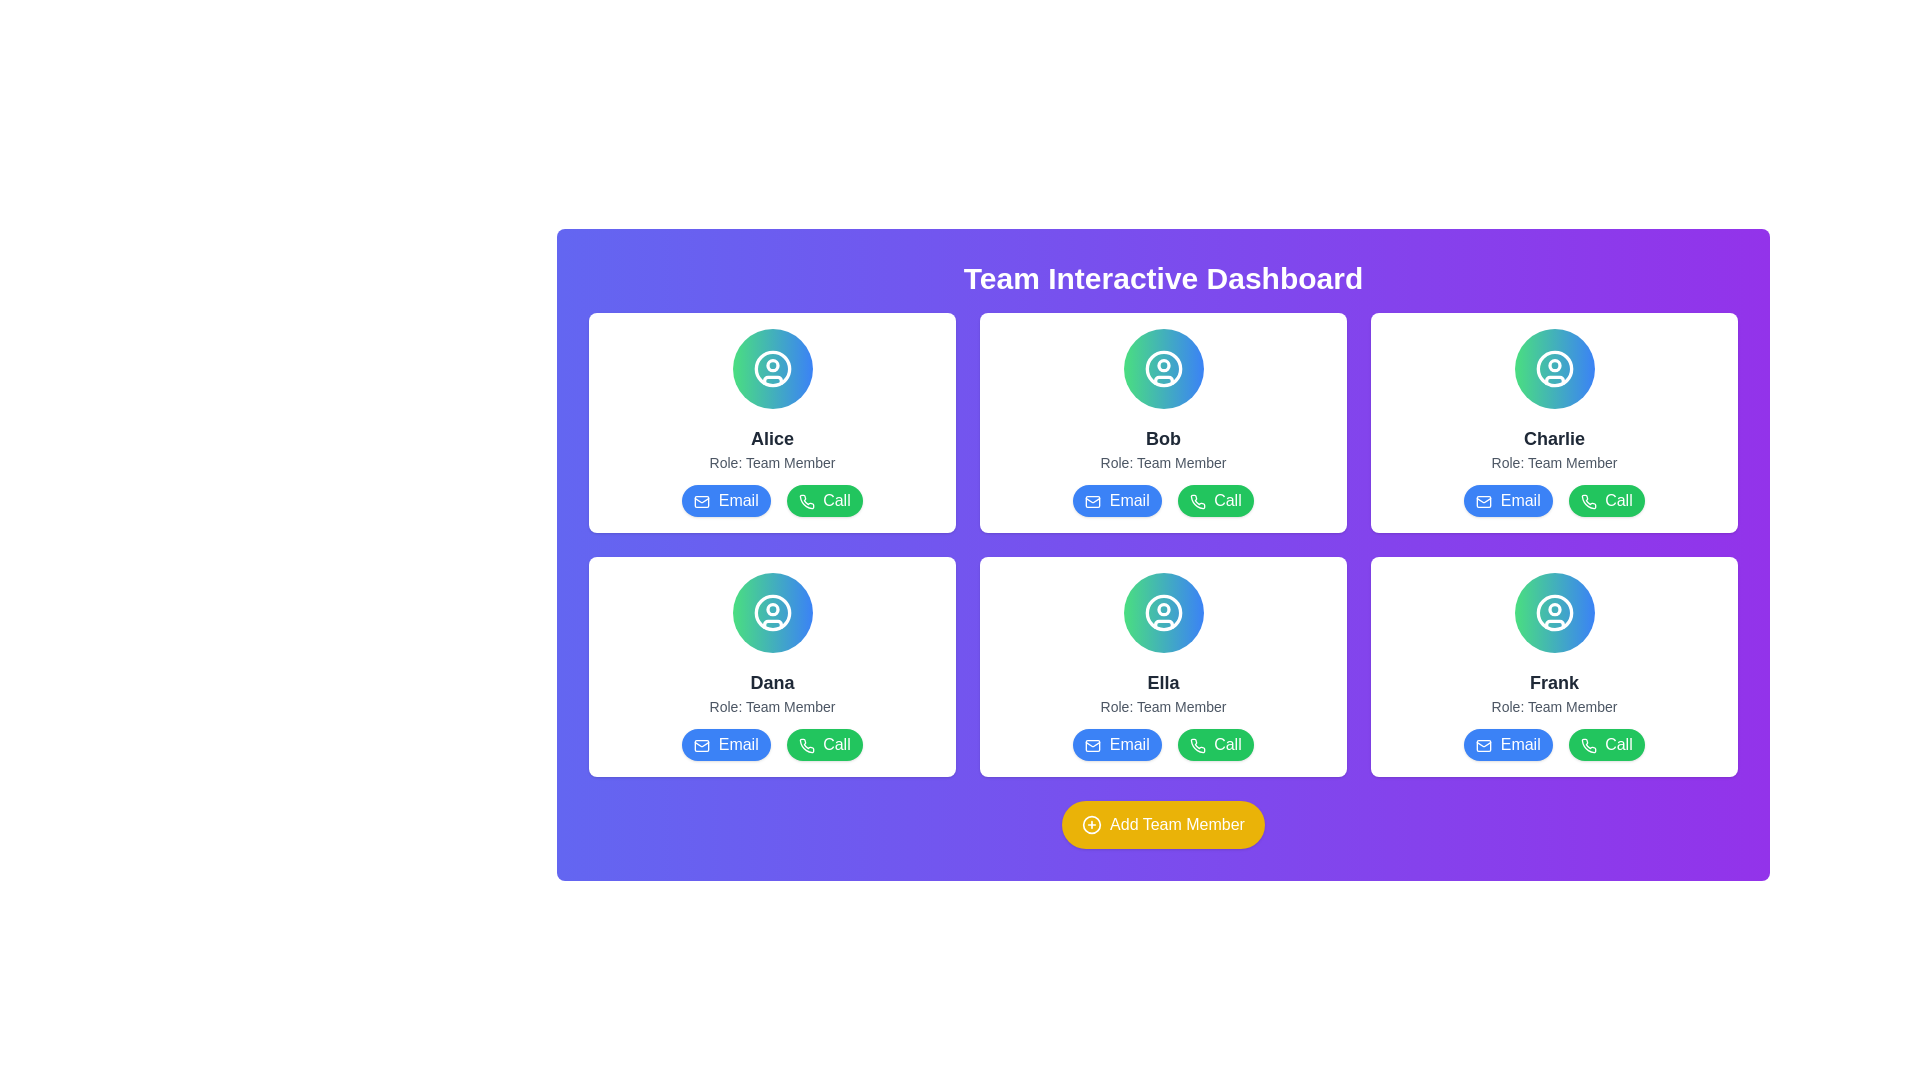  I want to click on the text label displaying the name 'Charlie' within the profile card, which is centered below the role icon and above the smaller text description, so click(1553, 438).